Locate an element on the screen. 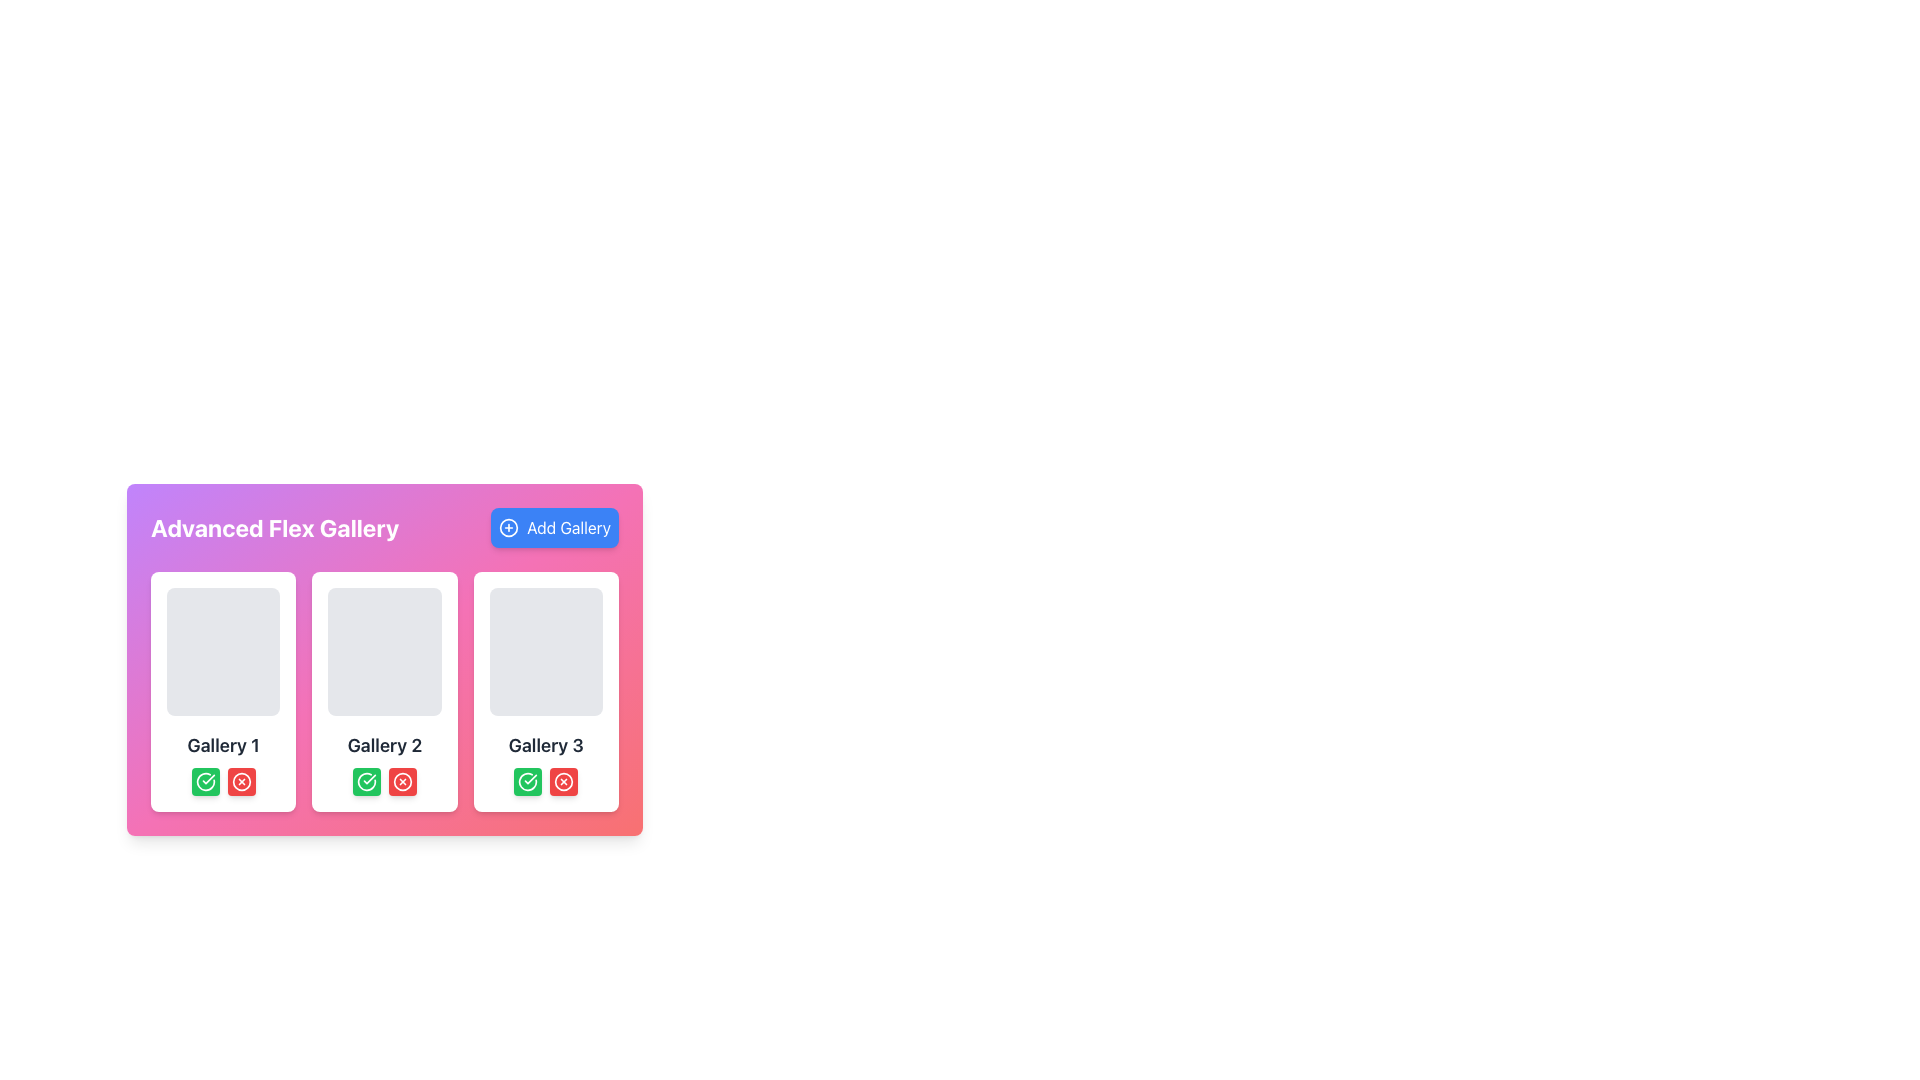  text label positioned centrally under the image placeholder in the first gallery card, which helps users identify the respective gallery is located at coordinates (223, 745).